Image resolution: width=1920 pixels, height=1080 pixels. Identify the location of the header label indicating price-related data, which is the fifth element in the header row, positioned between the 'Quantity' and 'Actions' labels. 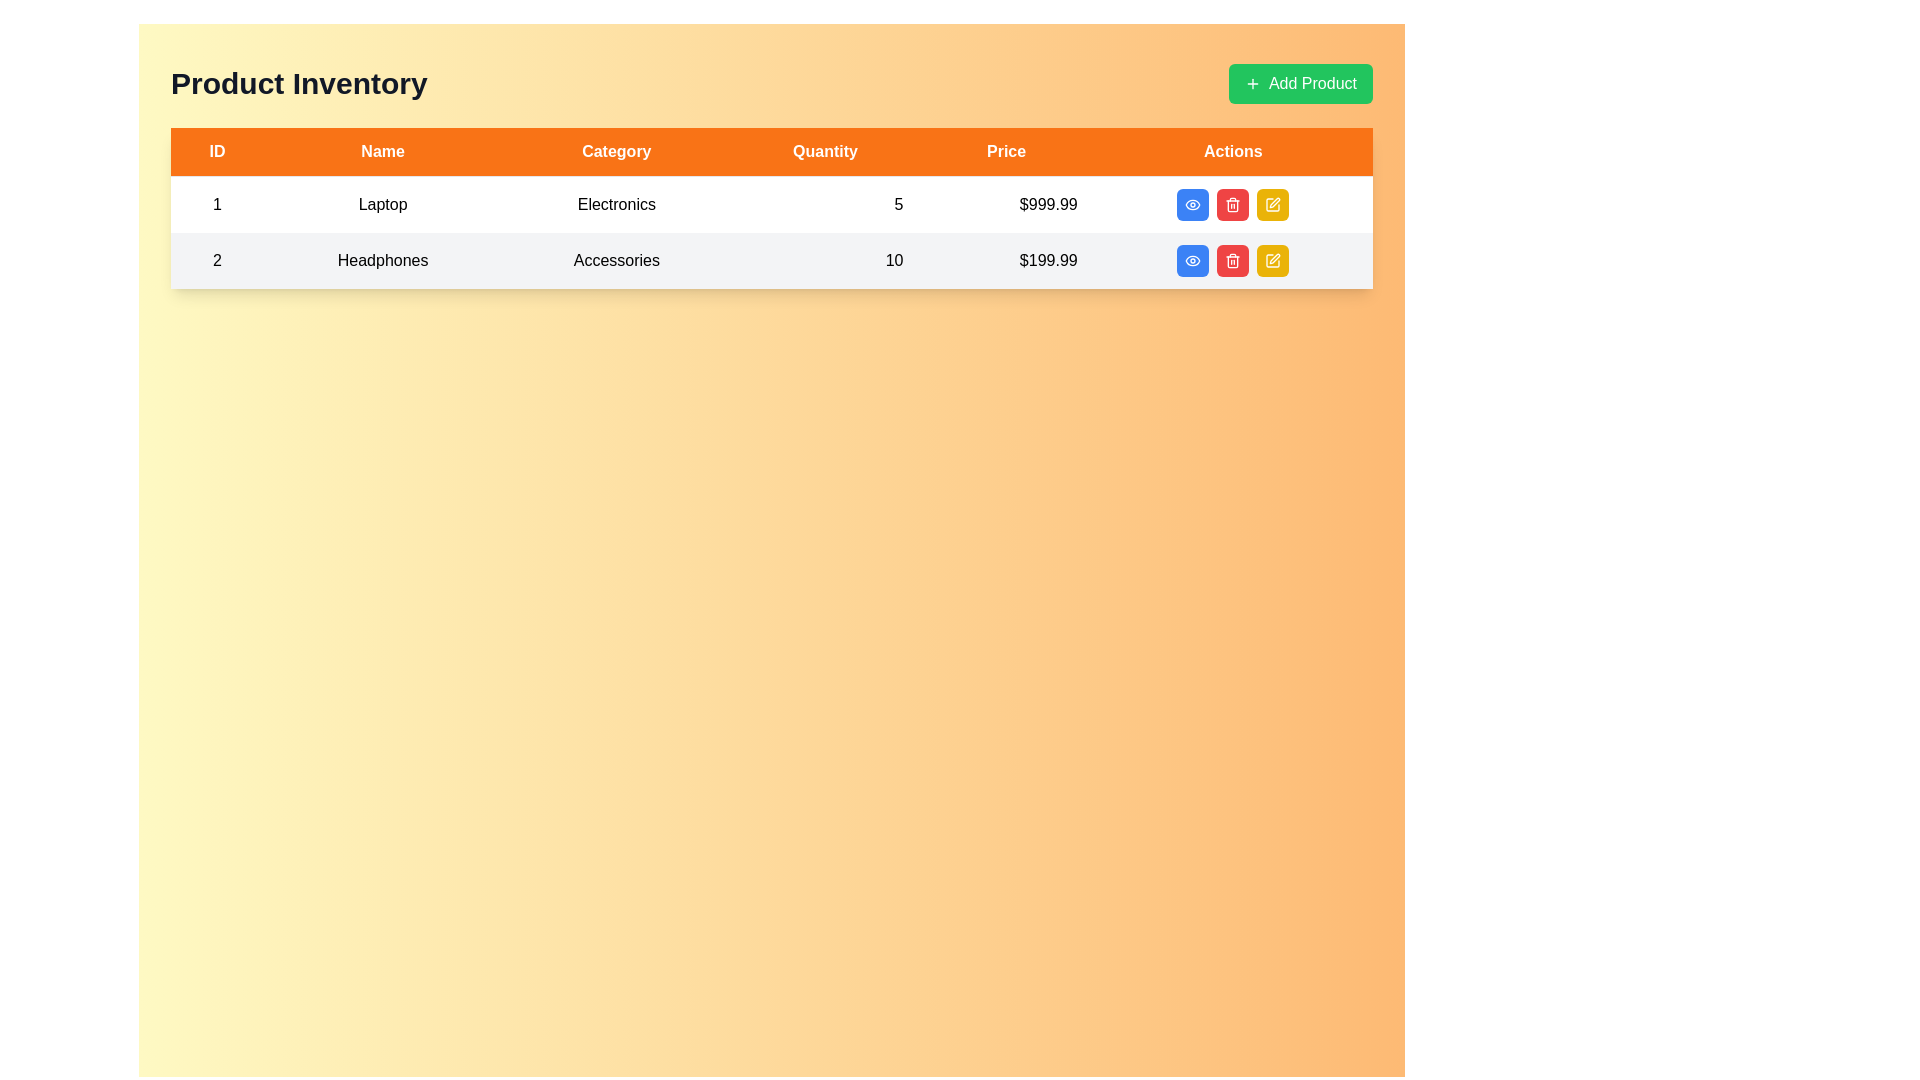
(1006, 151).